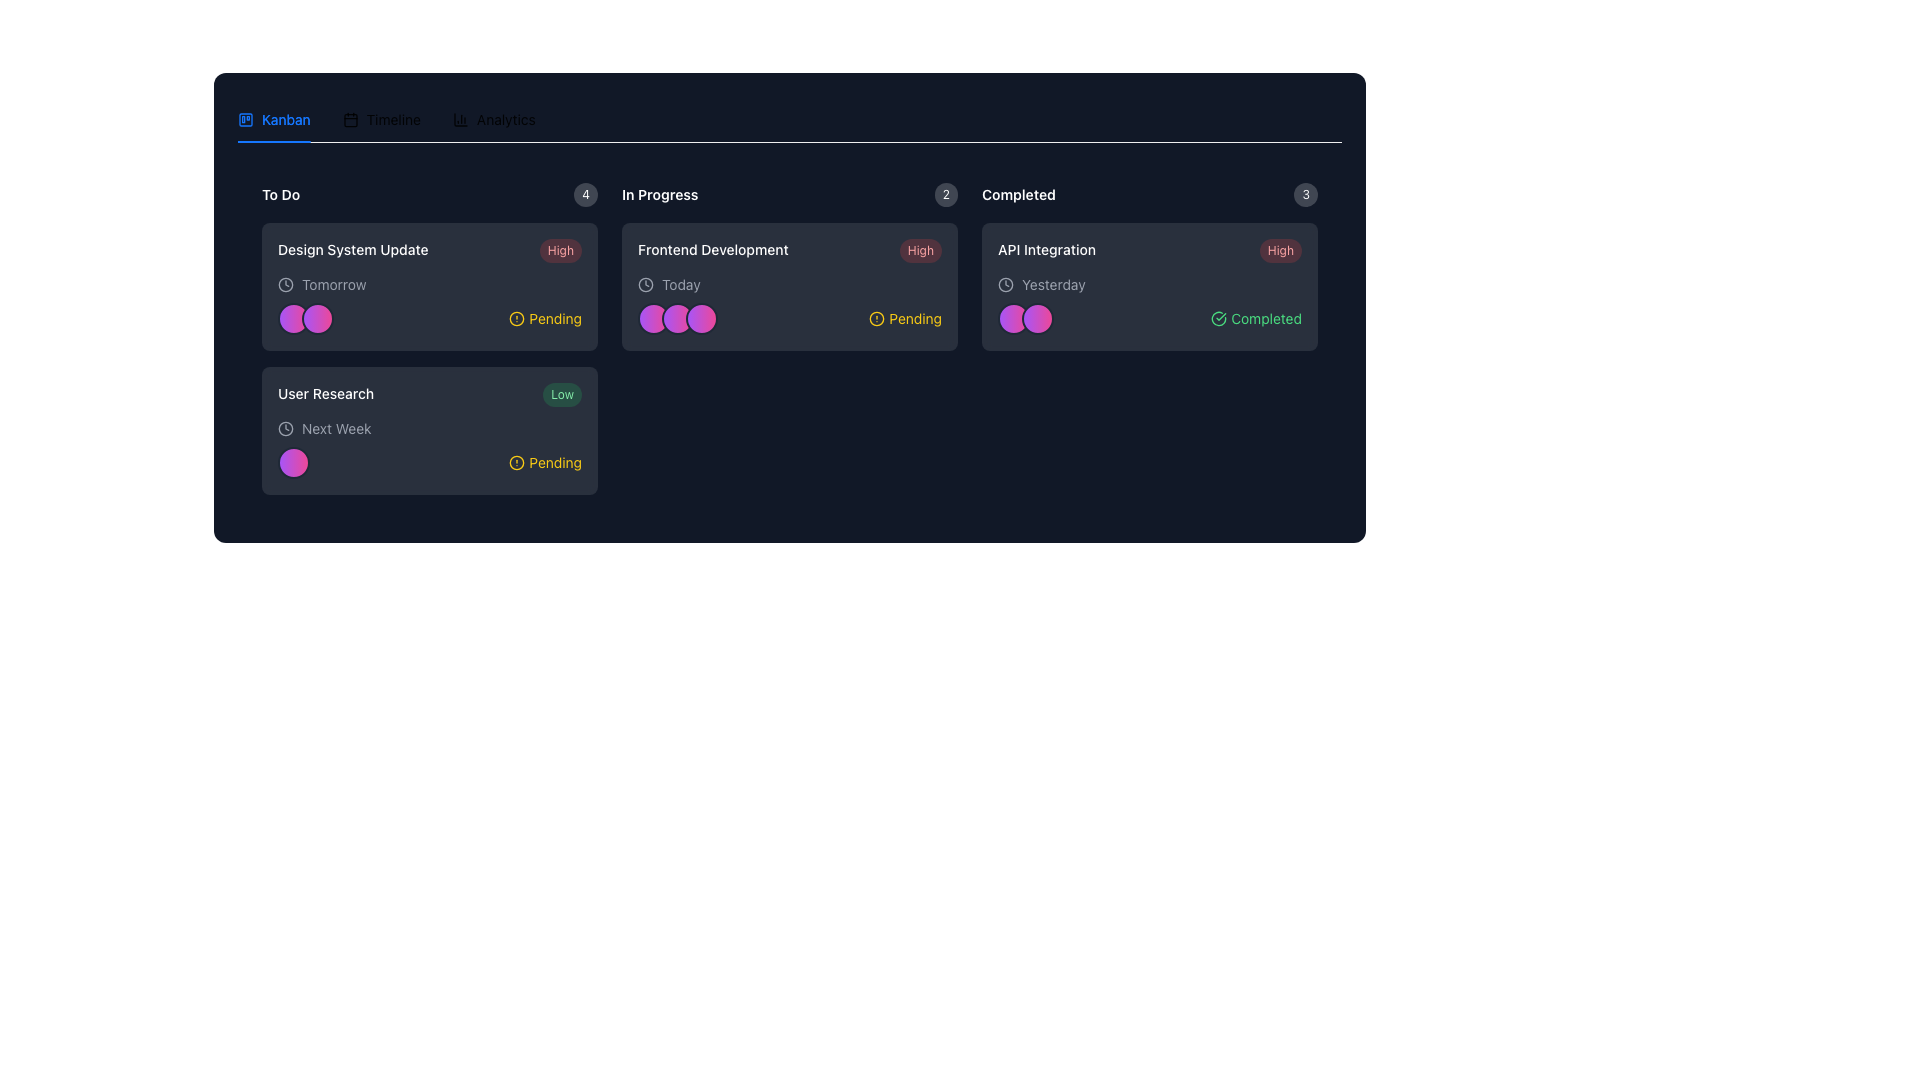  What do you see at coordinates (1306, 195) in the screenshot?
I see `the badge that displays the numerical count of items in the 'Completed' section, located in the top-right corner aligned with the section's label` at bounding box center [1306, 195].